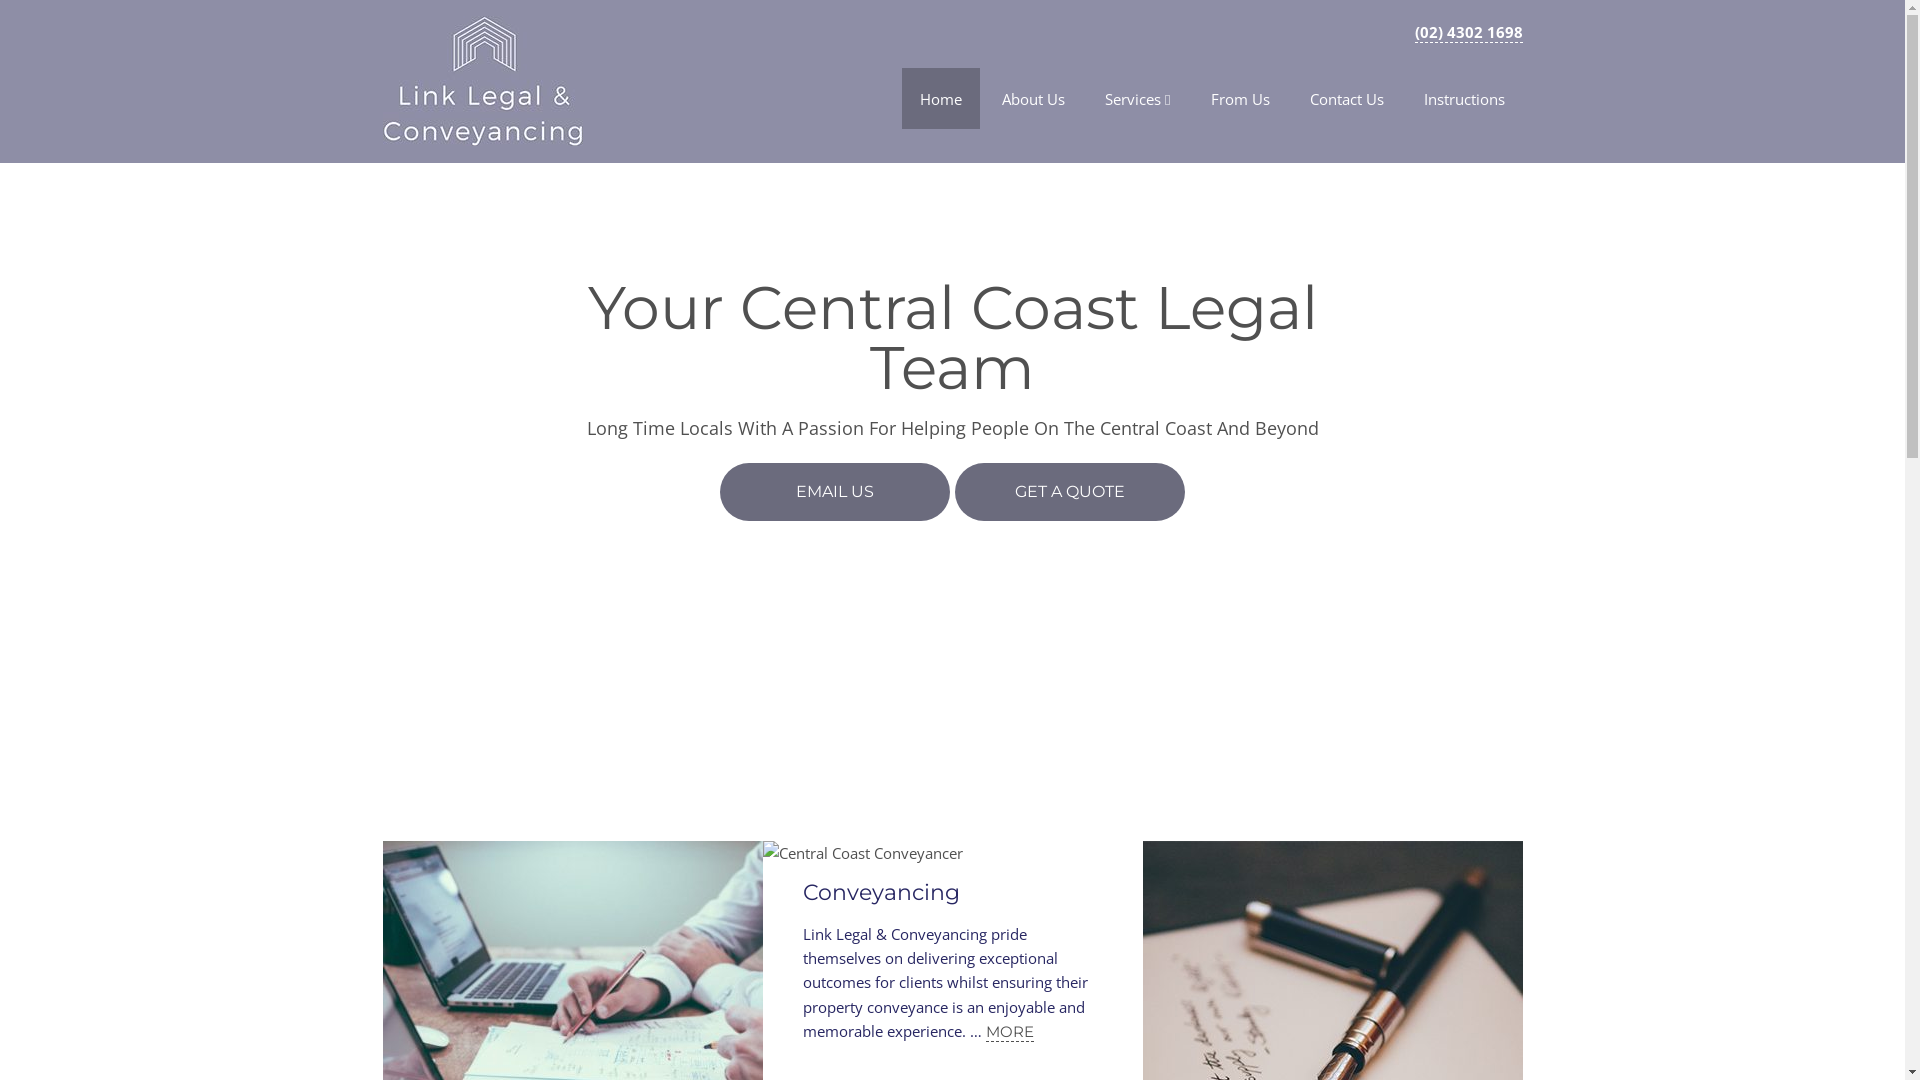 The width and height of the screenshot is (1920, 1080). Describe the element at coordinates (954, 492) in the screenshot. I see `'GET A QUOTE'` at that location.